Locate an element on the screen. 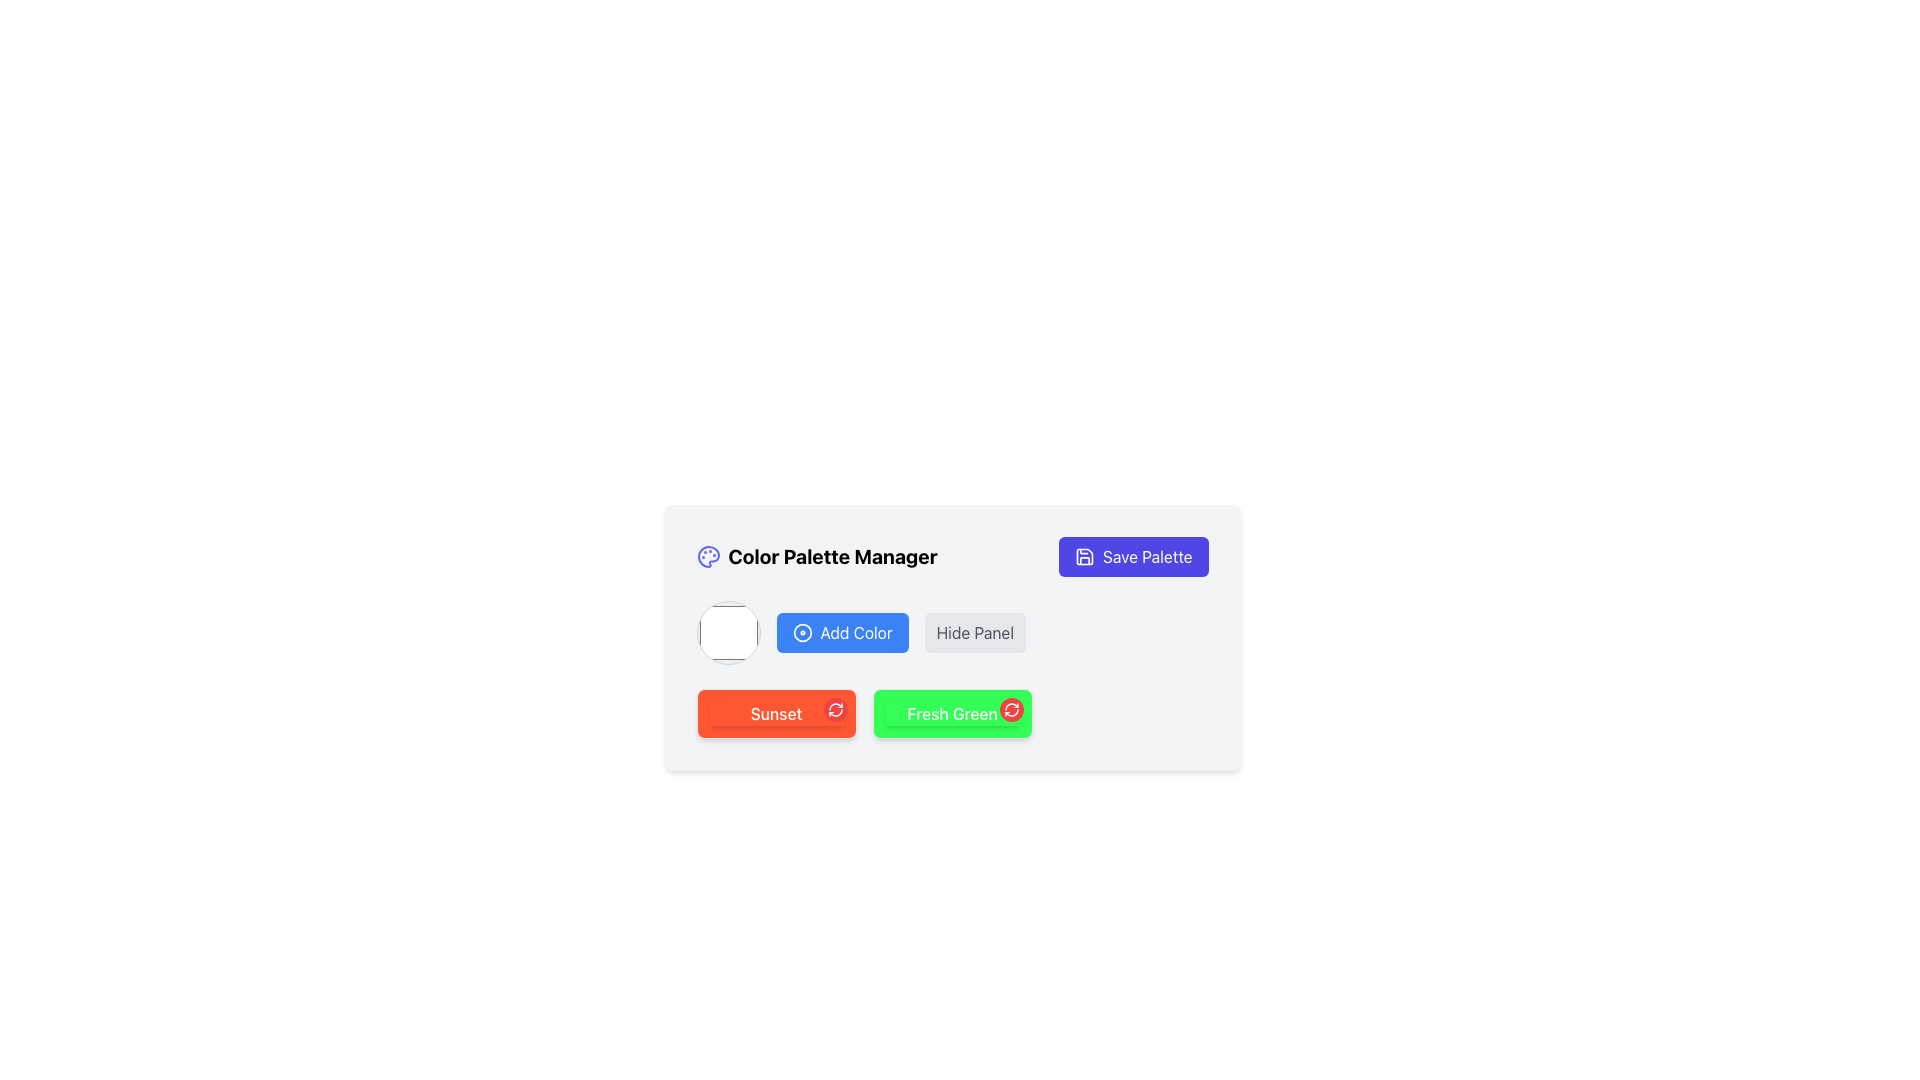 Image resolution: width=1920 pixels, height=1080 pixels. the header text element that indicates the purpose or context of the interface section, located to the left of the 'Save Palette' button is located at coordinates (816, 556).